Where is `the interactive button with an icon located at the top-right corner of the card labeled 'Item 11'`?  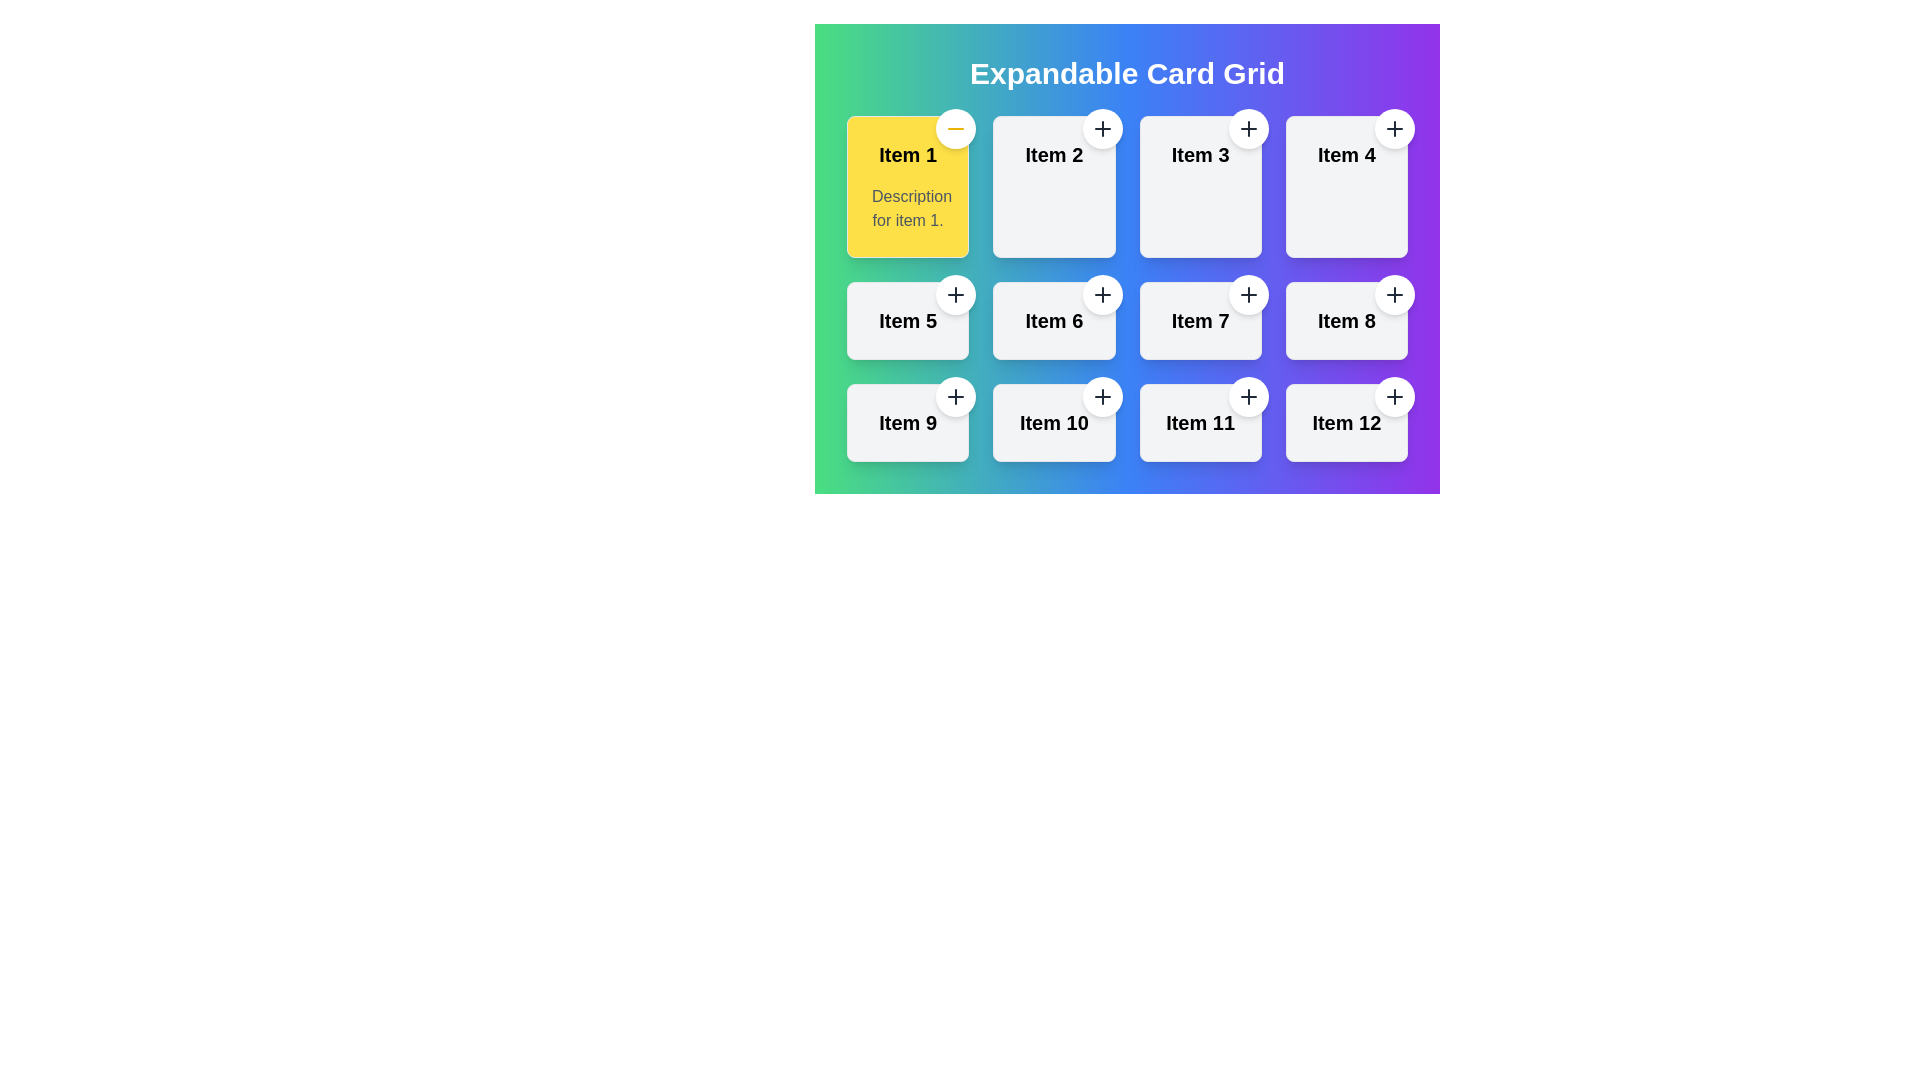 the interactive button with an icon located at the top-right corner of the card labeled 'Item 11' is located at coordinates (1247, 397).